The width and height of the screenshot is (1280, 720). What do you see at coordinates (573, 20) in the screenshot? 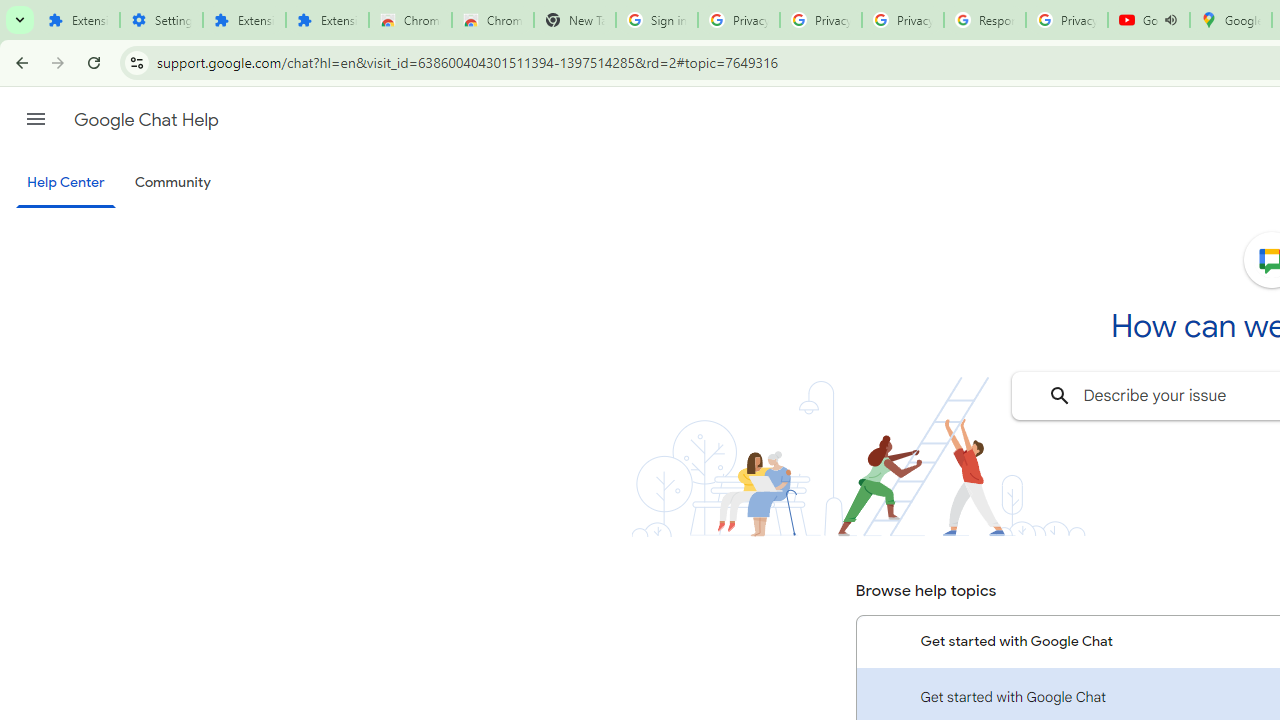
I see `'New Tab'` at bounding box center [573, 20].